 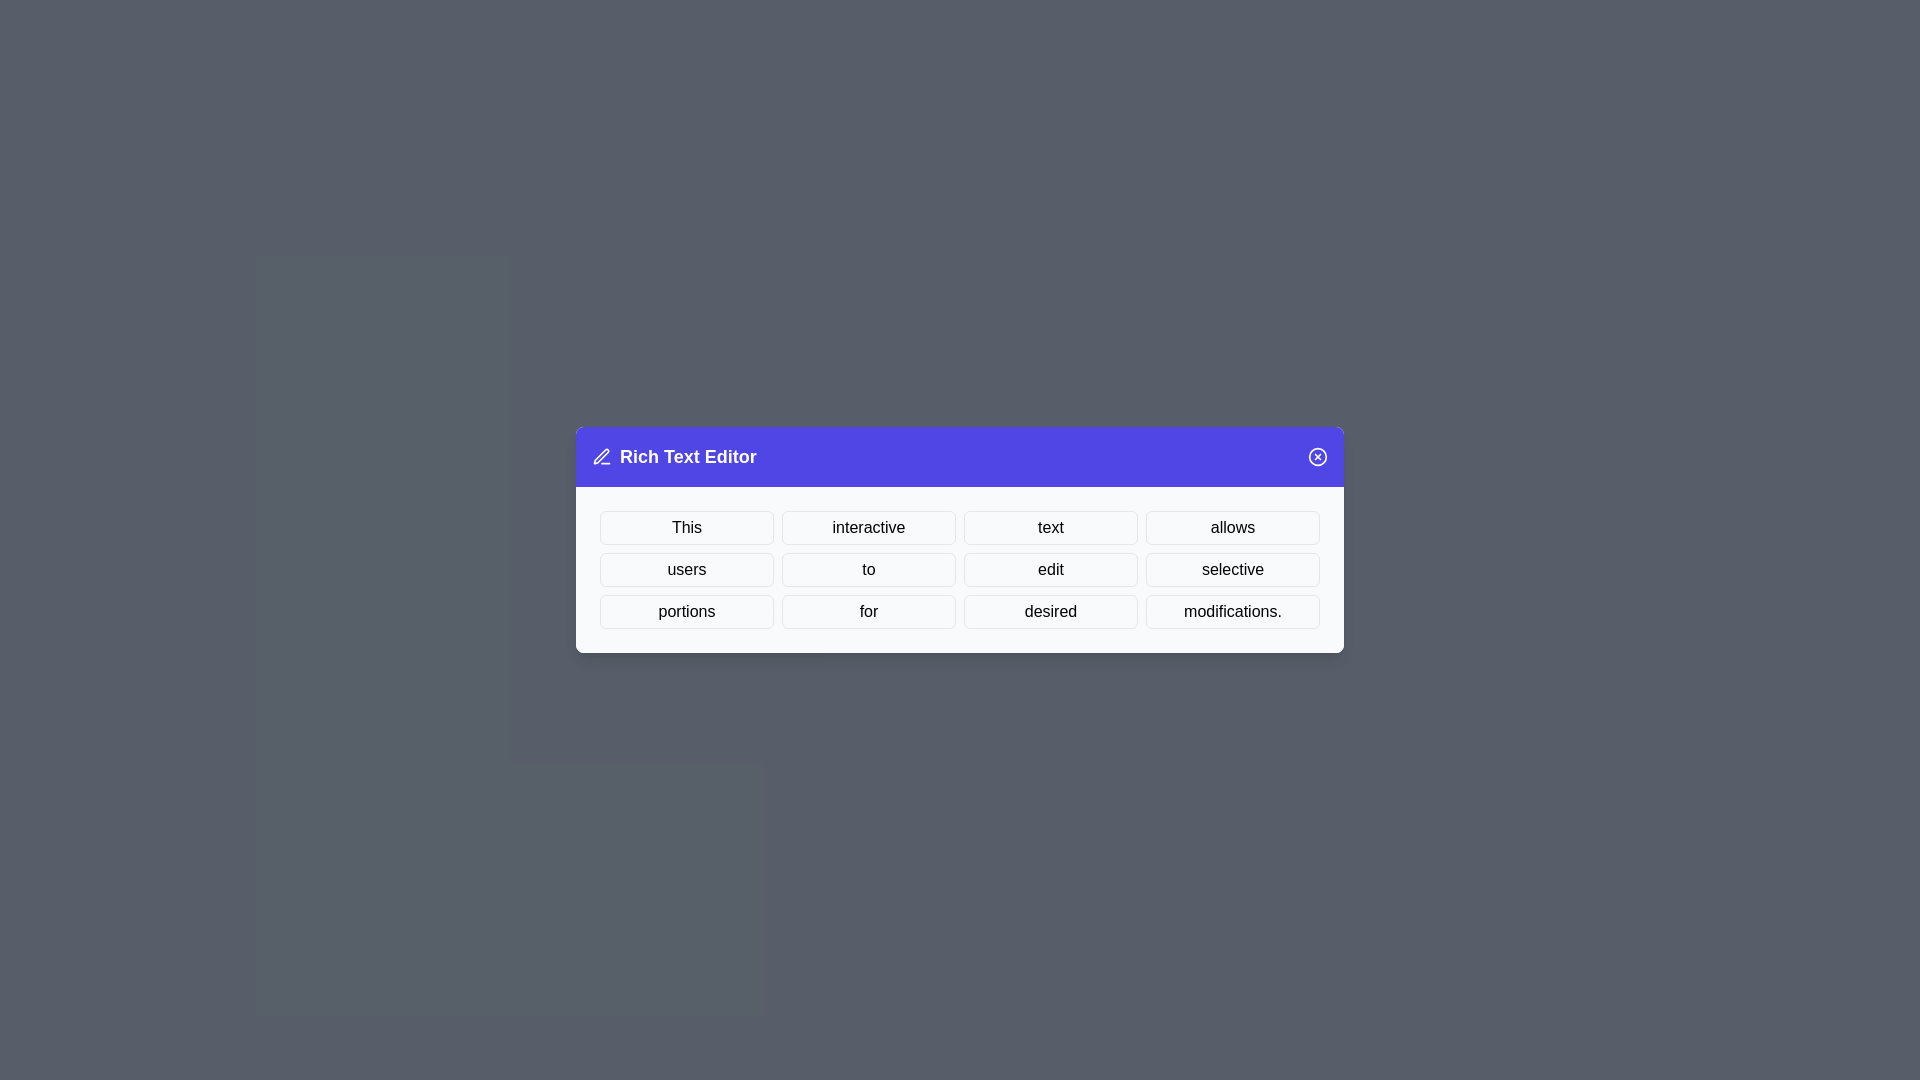 I want to click on the word modifications. to select it, so click(x=1232, y=611).